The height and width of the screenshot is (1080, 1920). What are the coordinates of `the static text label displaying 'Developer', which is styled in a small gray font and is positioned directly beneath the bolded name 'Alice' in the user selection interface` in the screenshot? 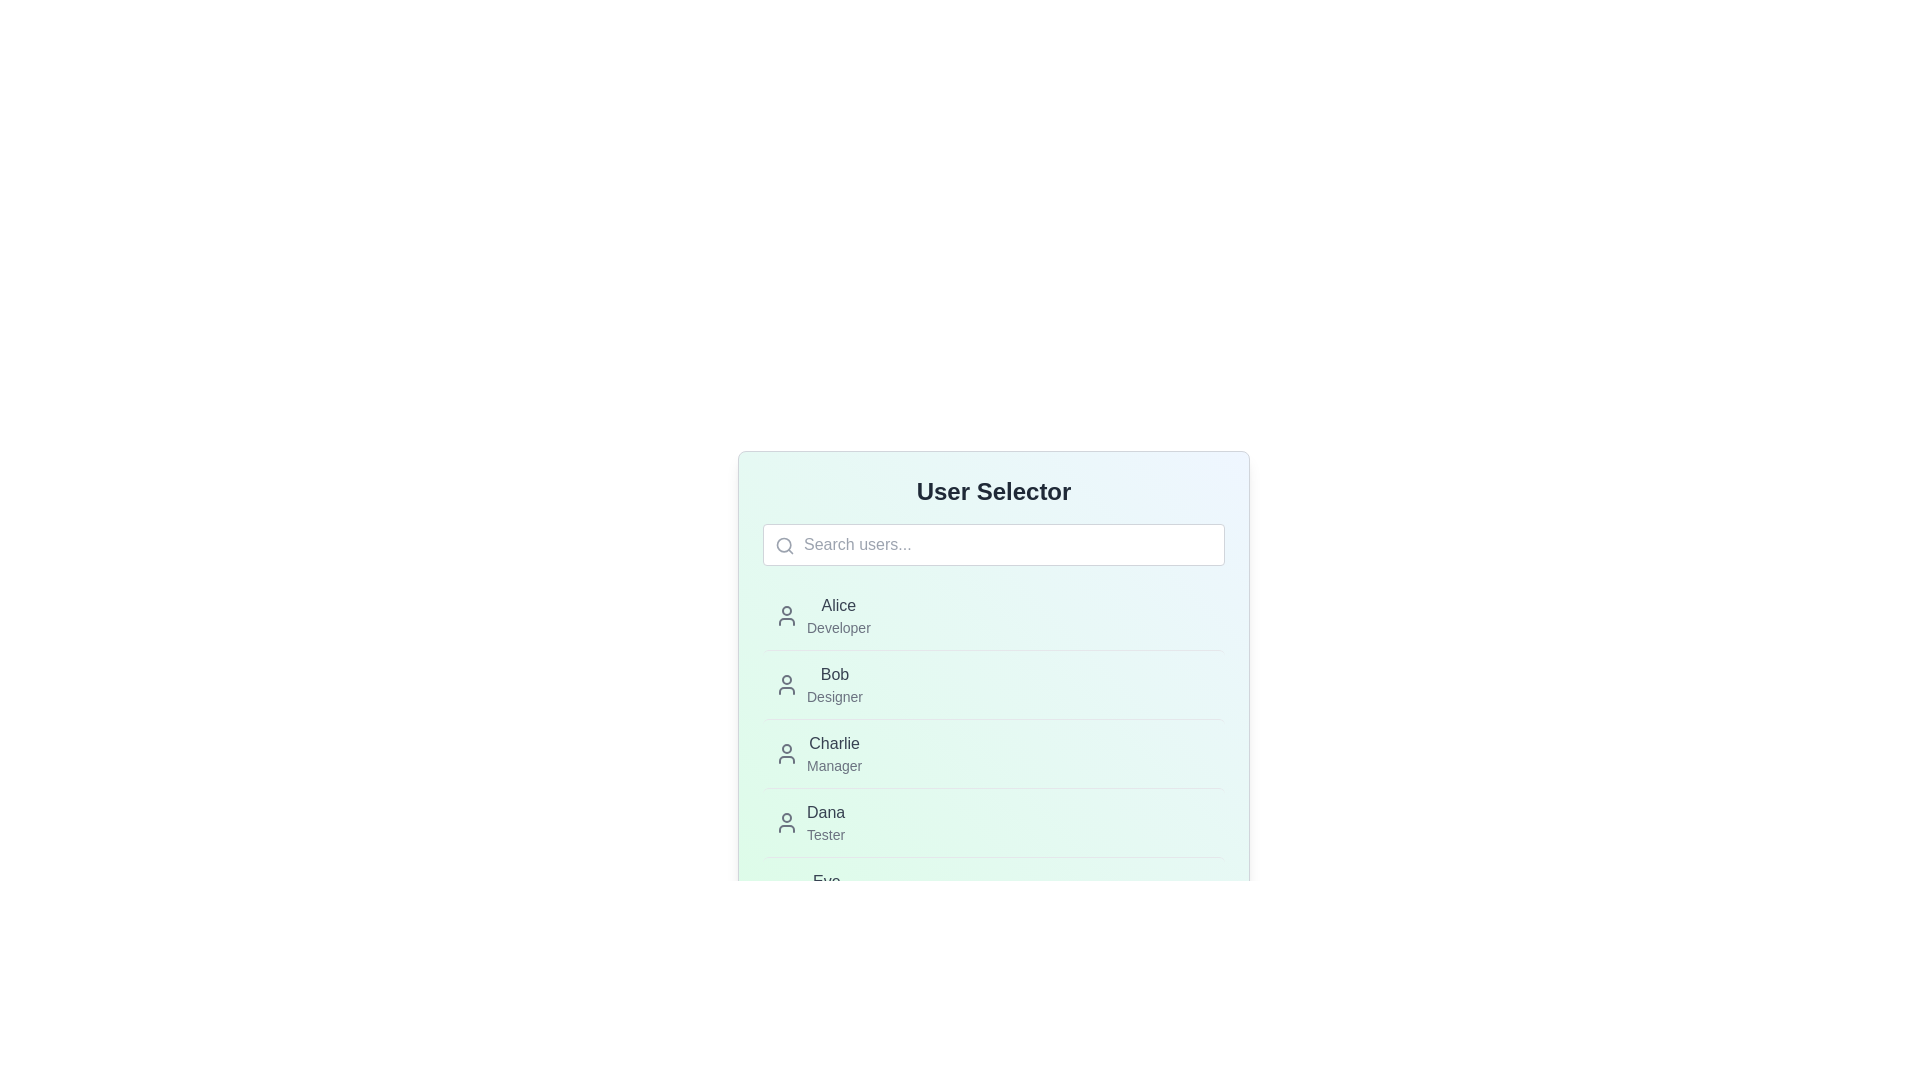 It's located at (838, 627).